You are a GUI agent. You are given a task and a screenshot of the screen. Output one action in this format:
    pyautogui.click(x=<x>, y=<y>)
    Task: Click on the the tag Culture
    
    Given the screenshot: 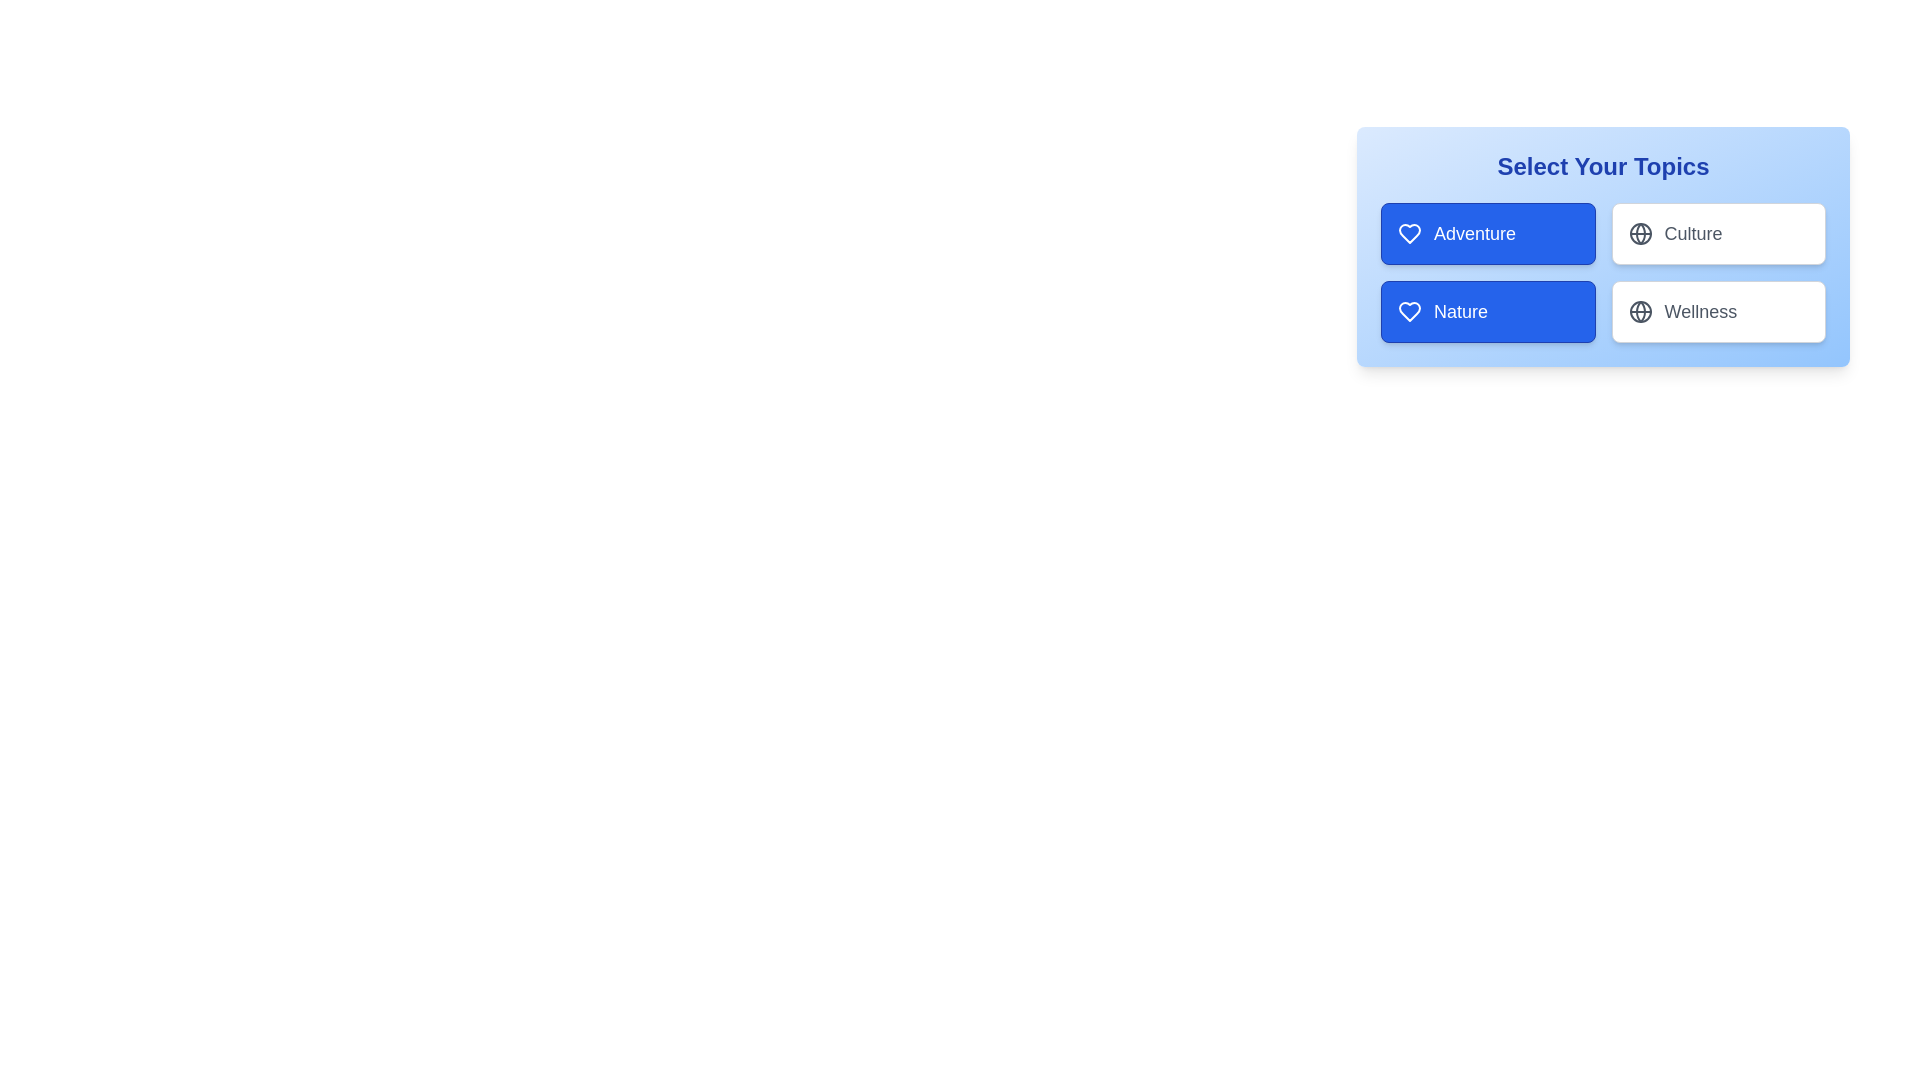 What is the action you would take?
    pyautogui.click(x=1717, y=233)
    